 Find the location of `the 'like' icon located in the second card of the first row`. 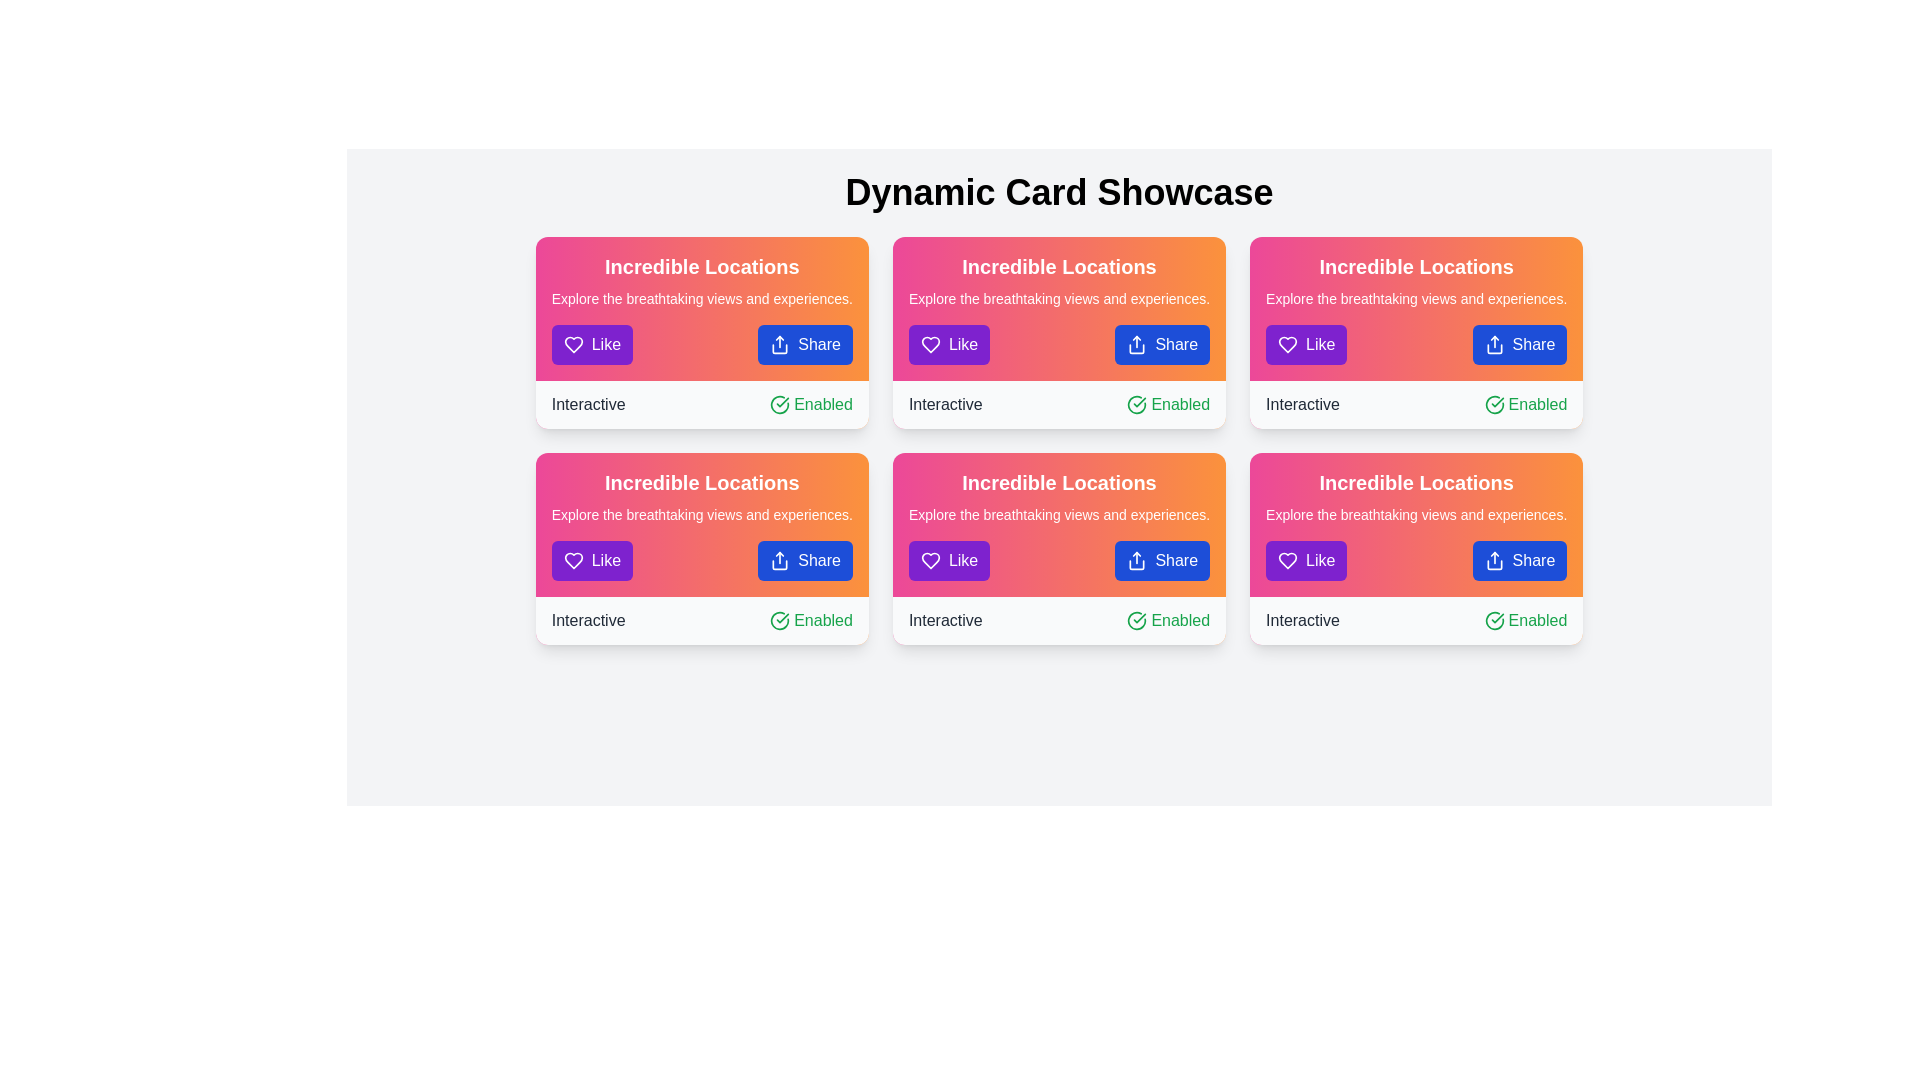

the 'like' icon located in the second card of the first row is located at coordinates (929, 343).